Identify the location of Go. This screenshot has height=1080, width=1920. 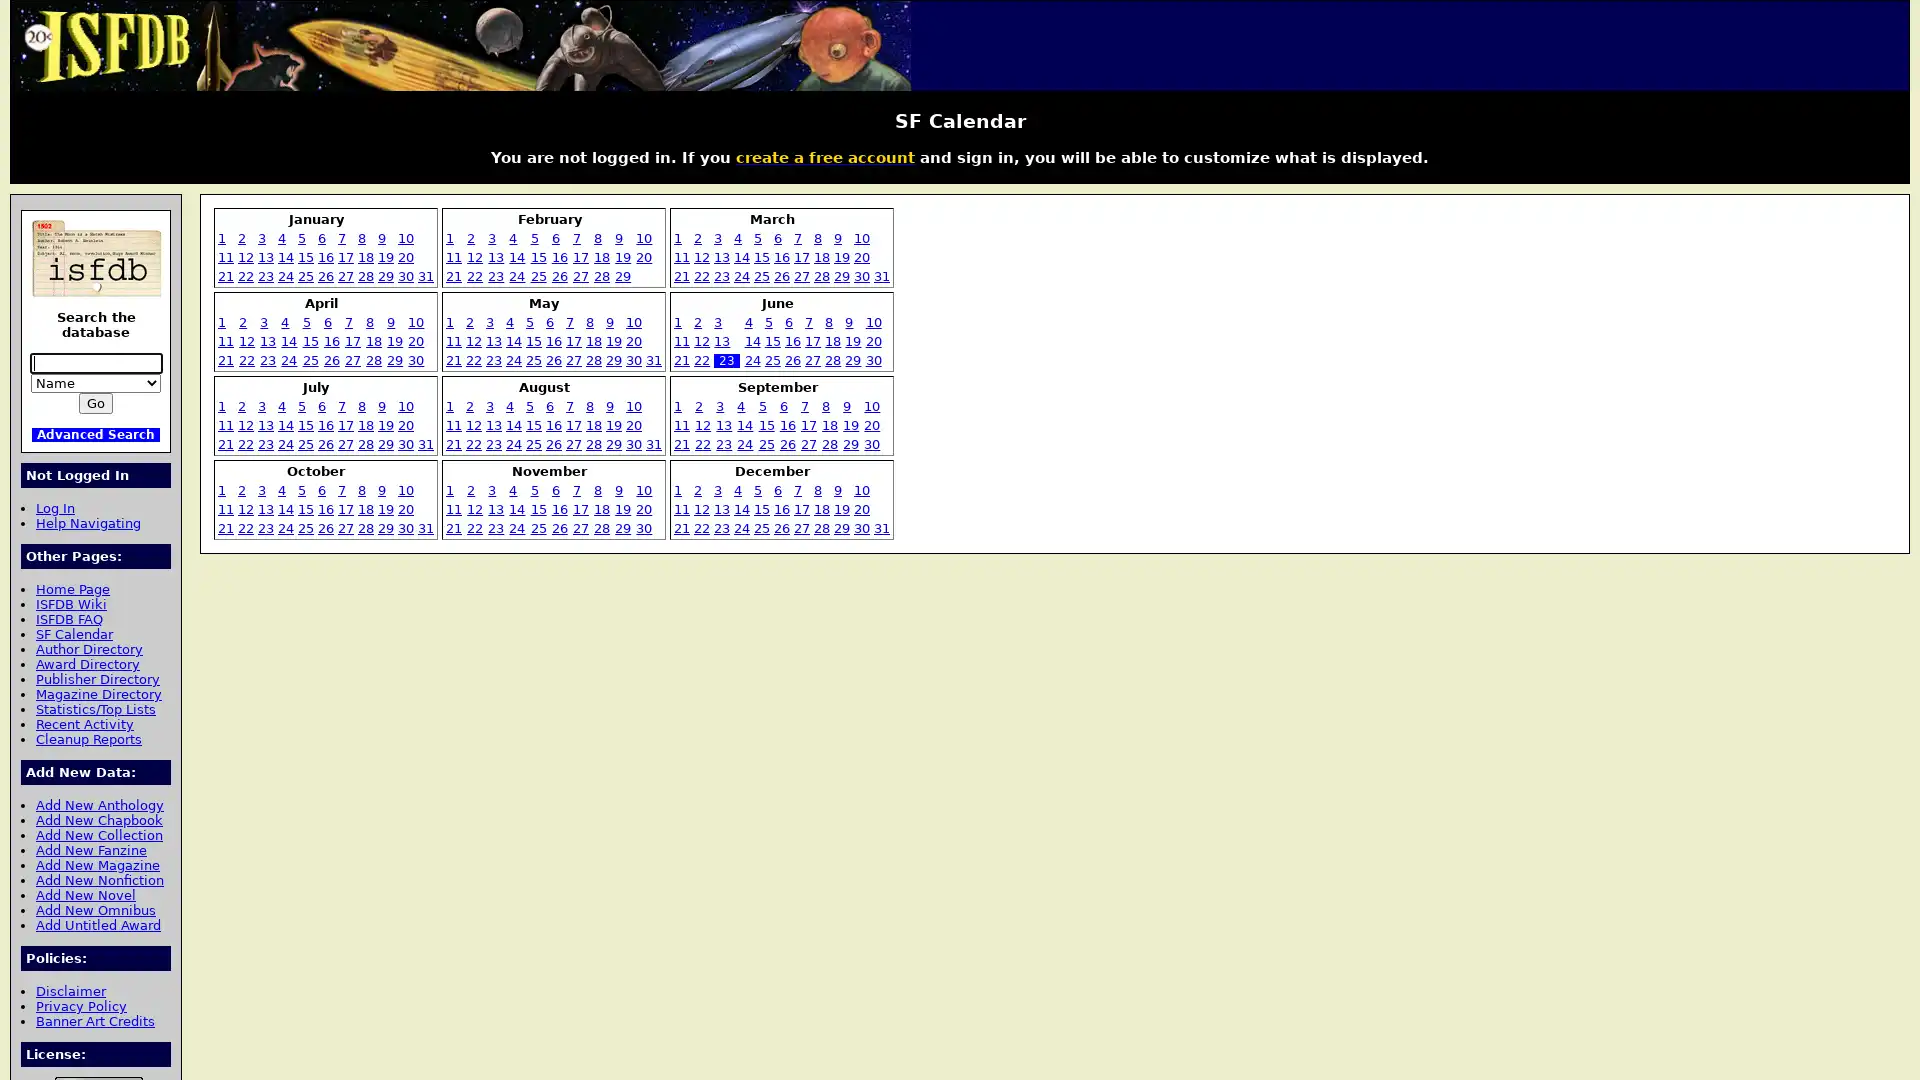
(95, 403).